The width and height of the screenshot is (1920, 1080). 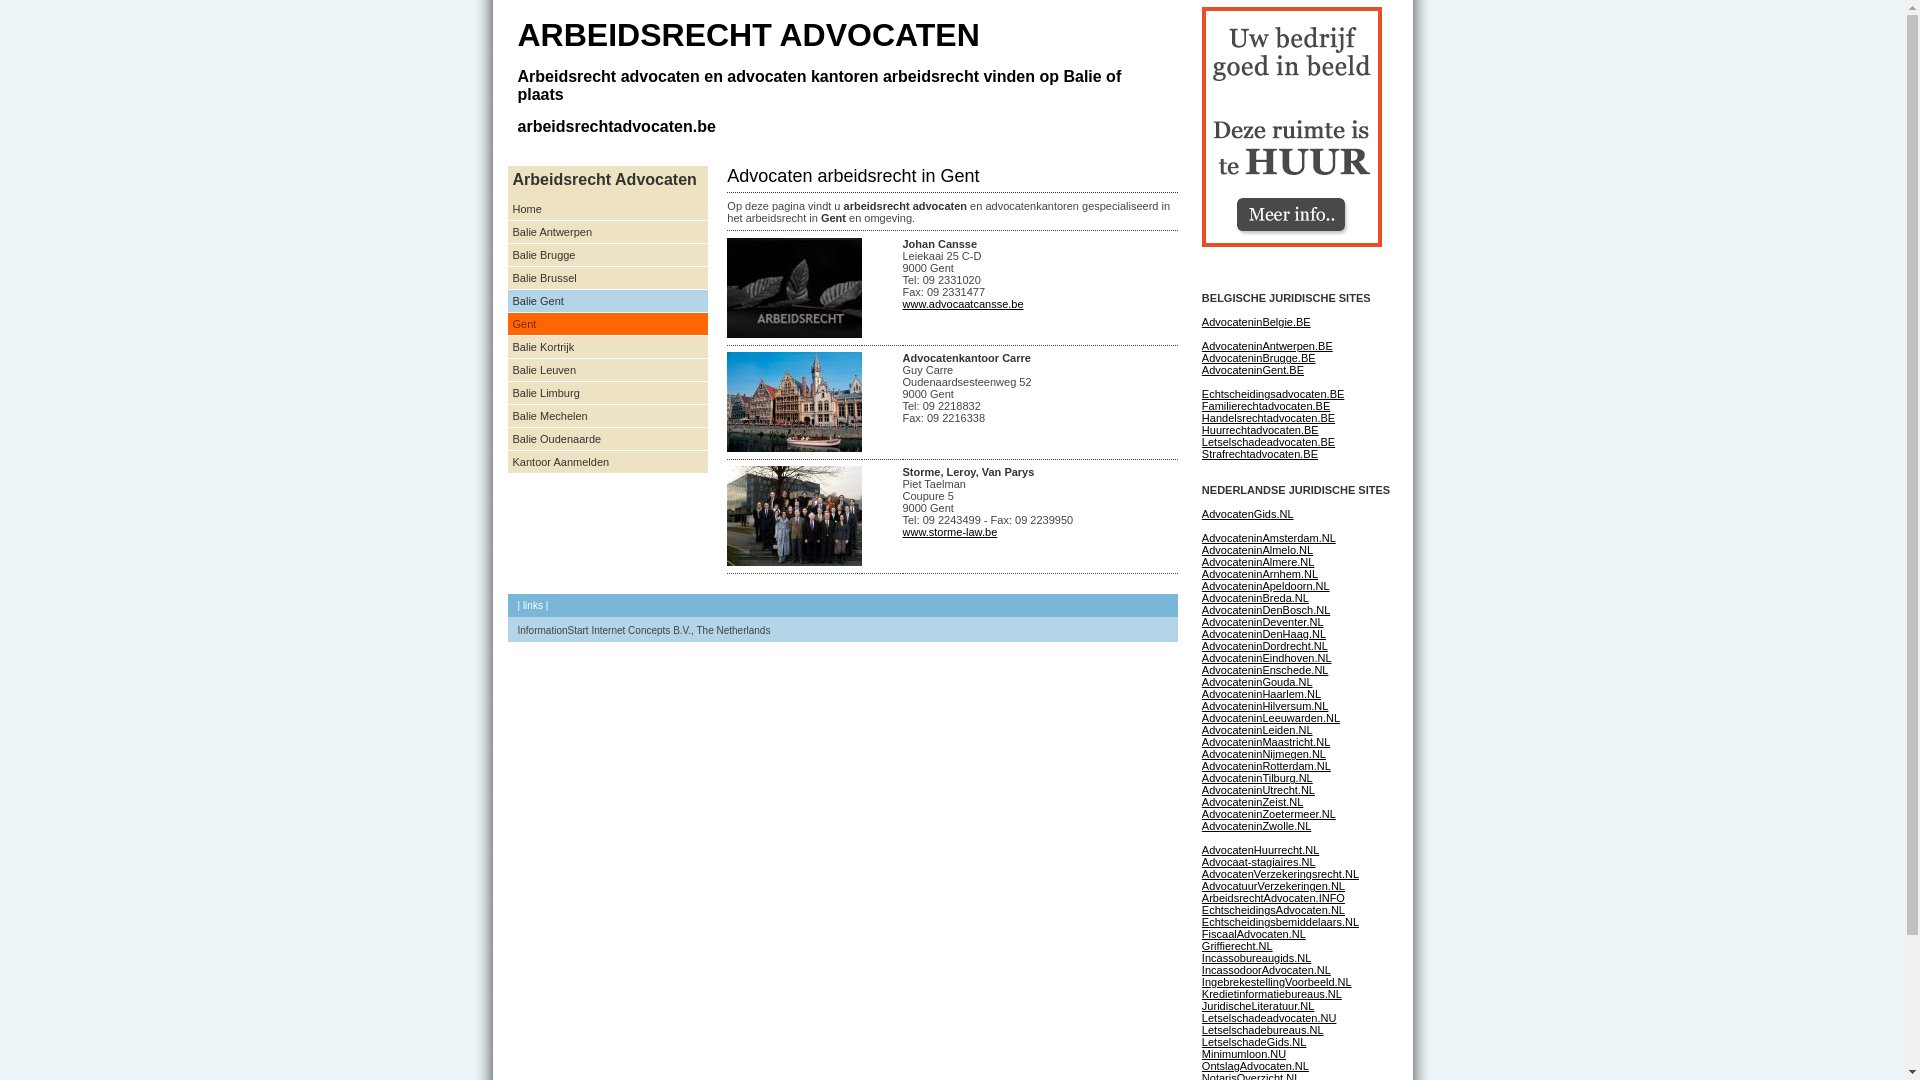 I want to click on 'EchtscheidingsAdvocaten.NL', so click(x=1272, y=910).